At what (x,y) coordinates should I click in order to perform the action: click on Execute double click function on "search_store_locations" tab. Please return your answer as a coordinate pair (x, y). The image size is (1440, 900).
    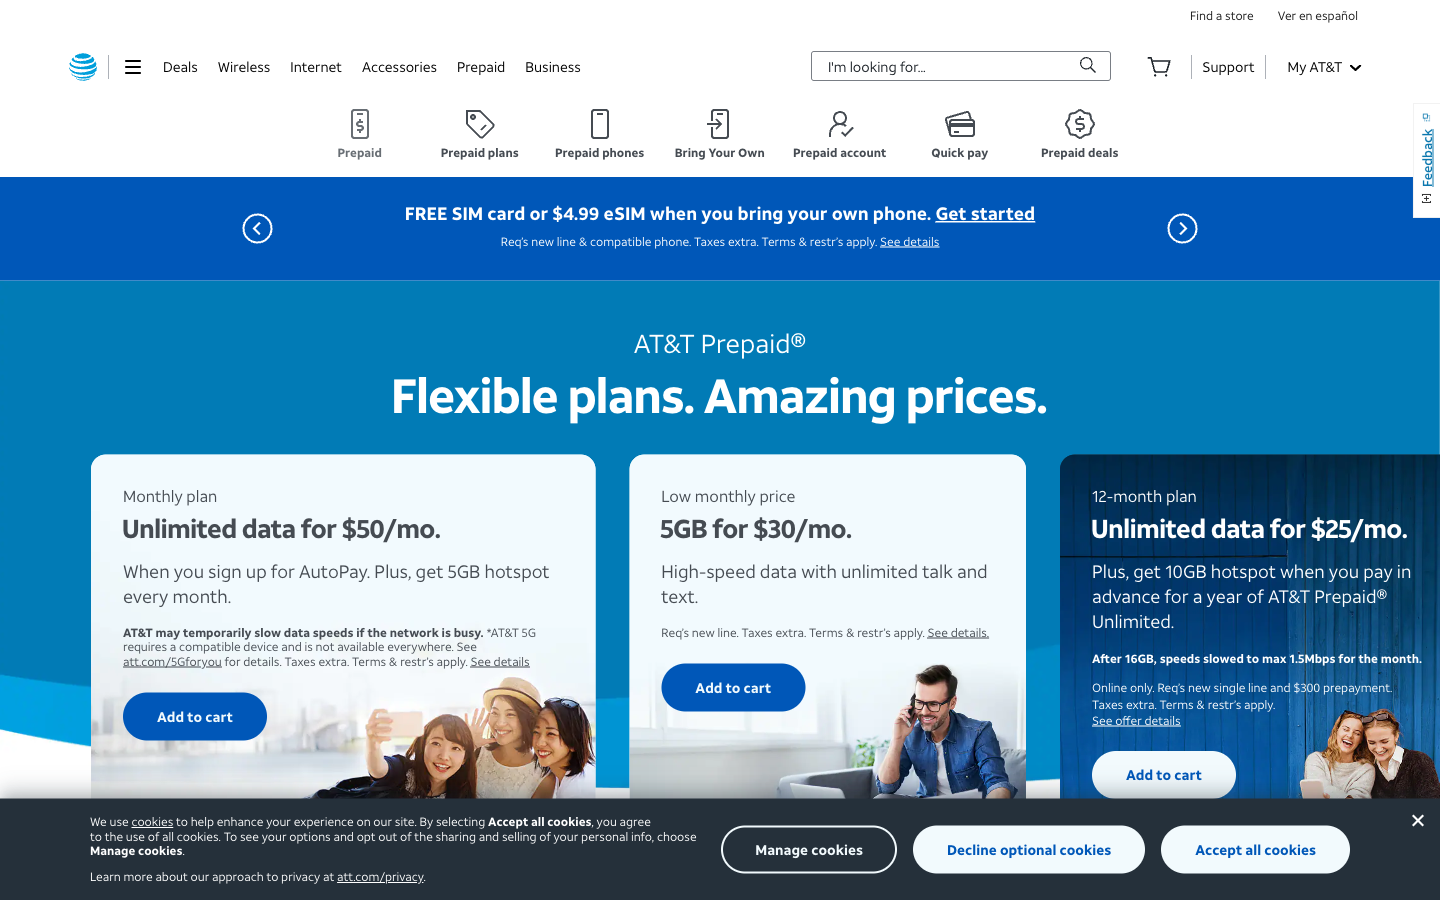
    Looking at the image, I should click on (1220, 14).